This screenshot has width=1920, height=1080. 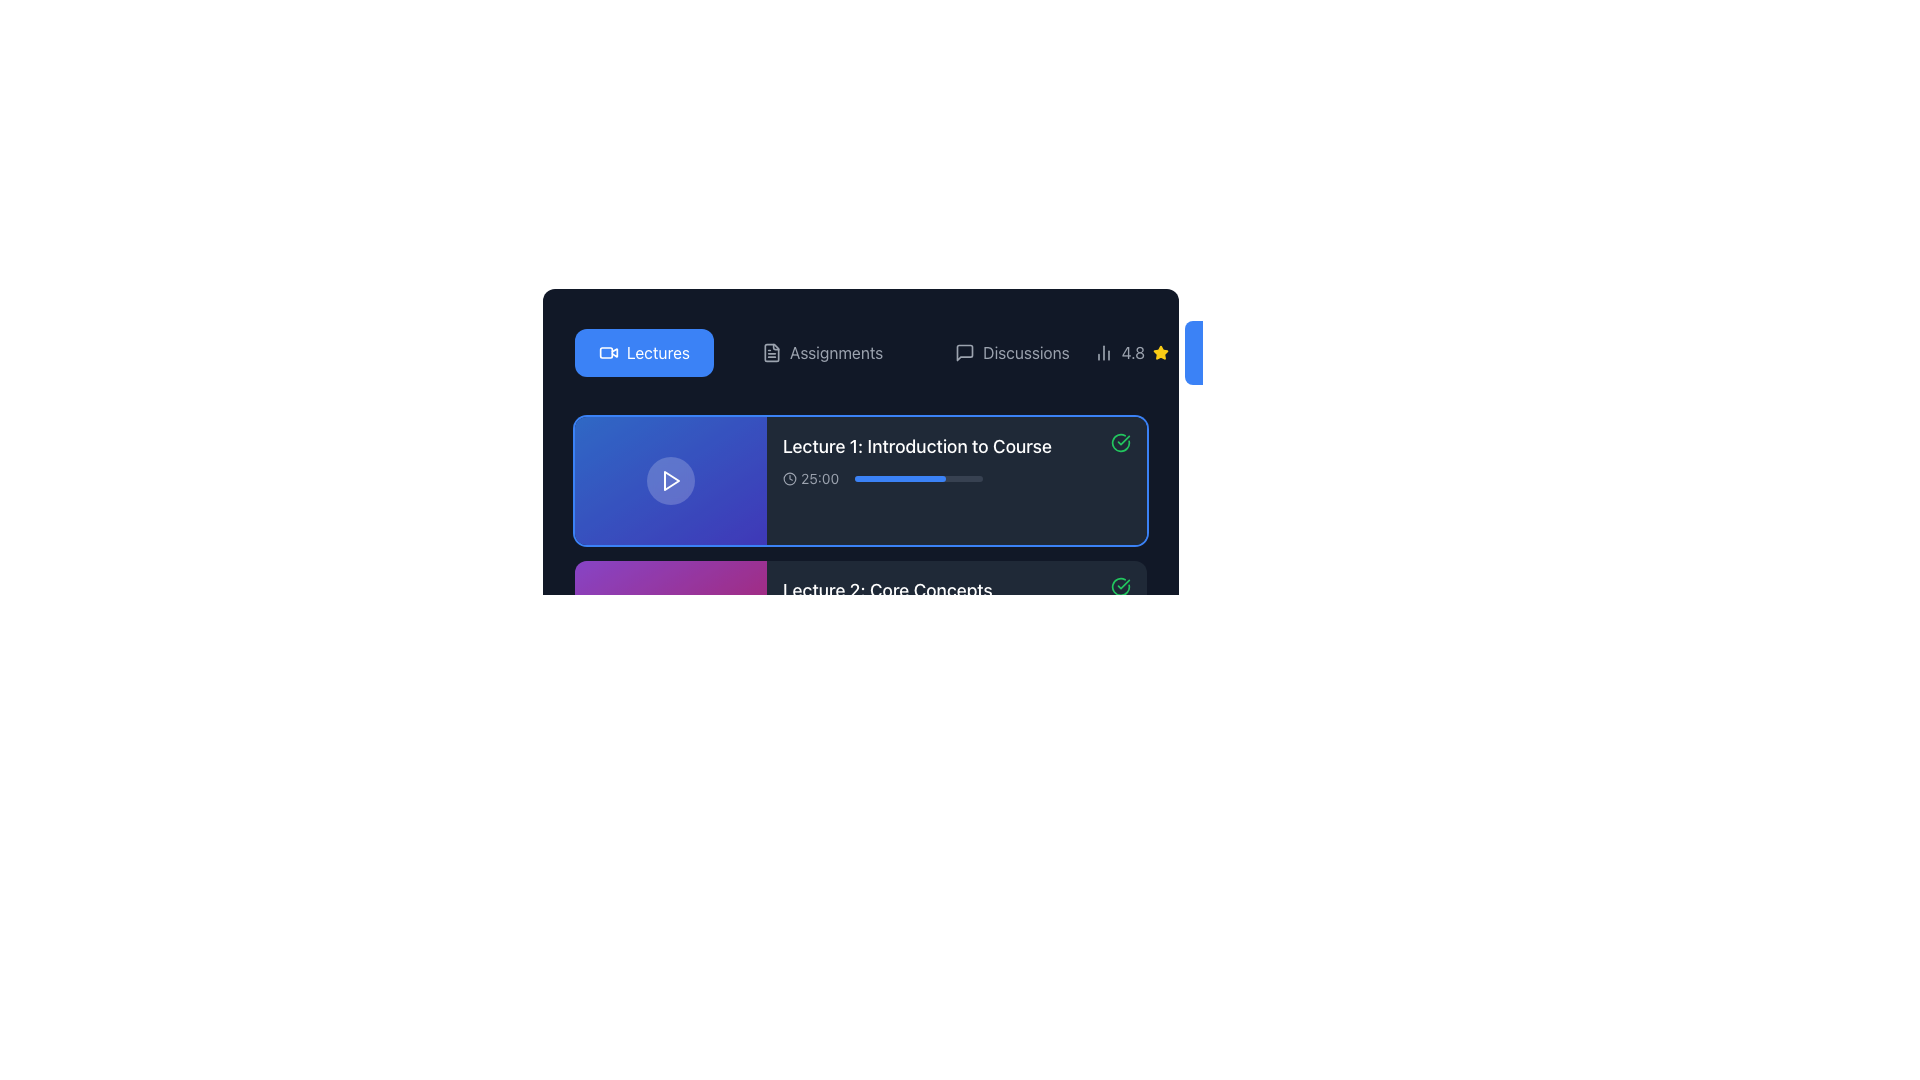 I want to click on the star icon located, so click(x=1161, y=351).